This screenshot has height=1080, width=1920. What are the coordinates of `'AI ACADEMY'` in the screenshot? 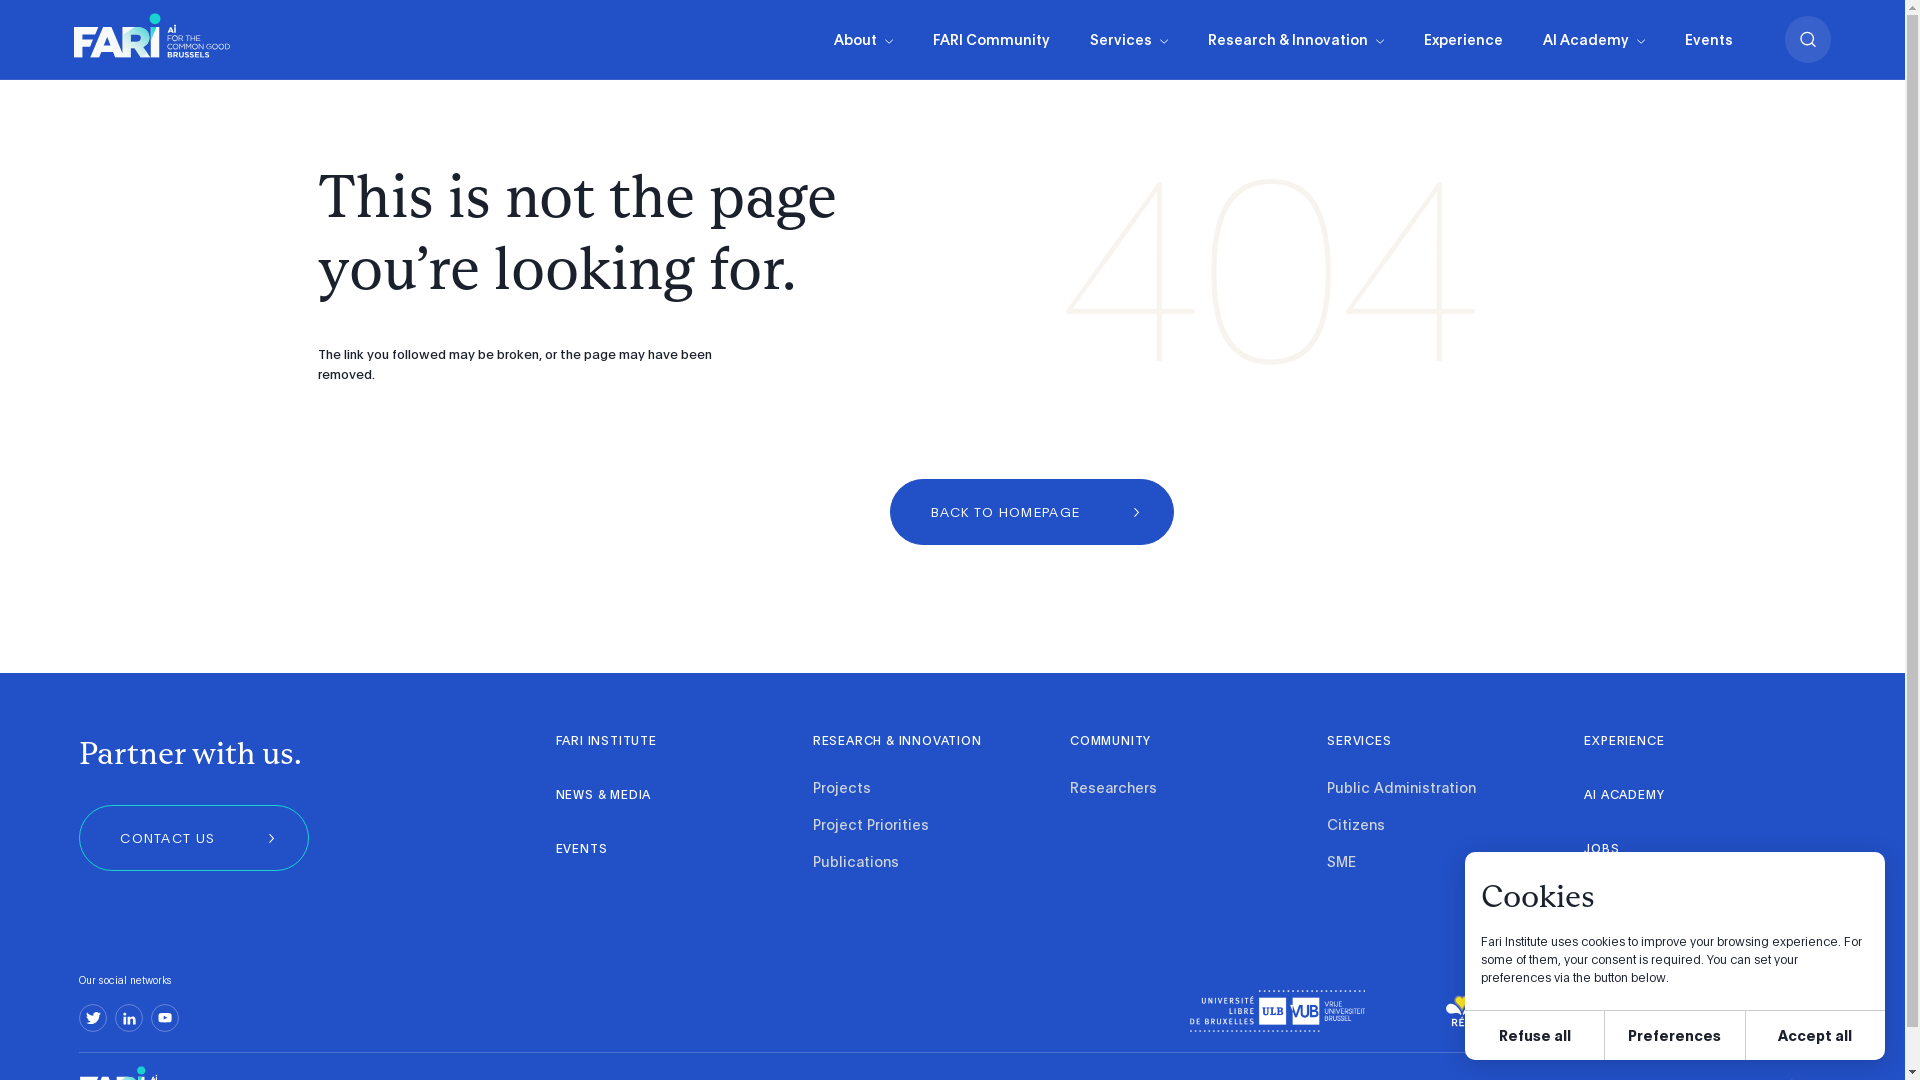 It's located at (1623, 794).